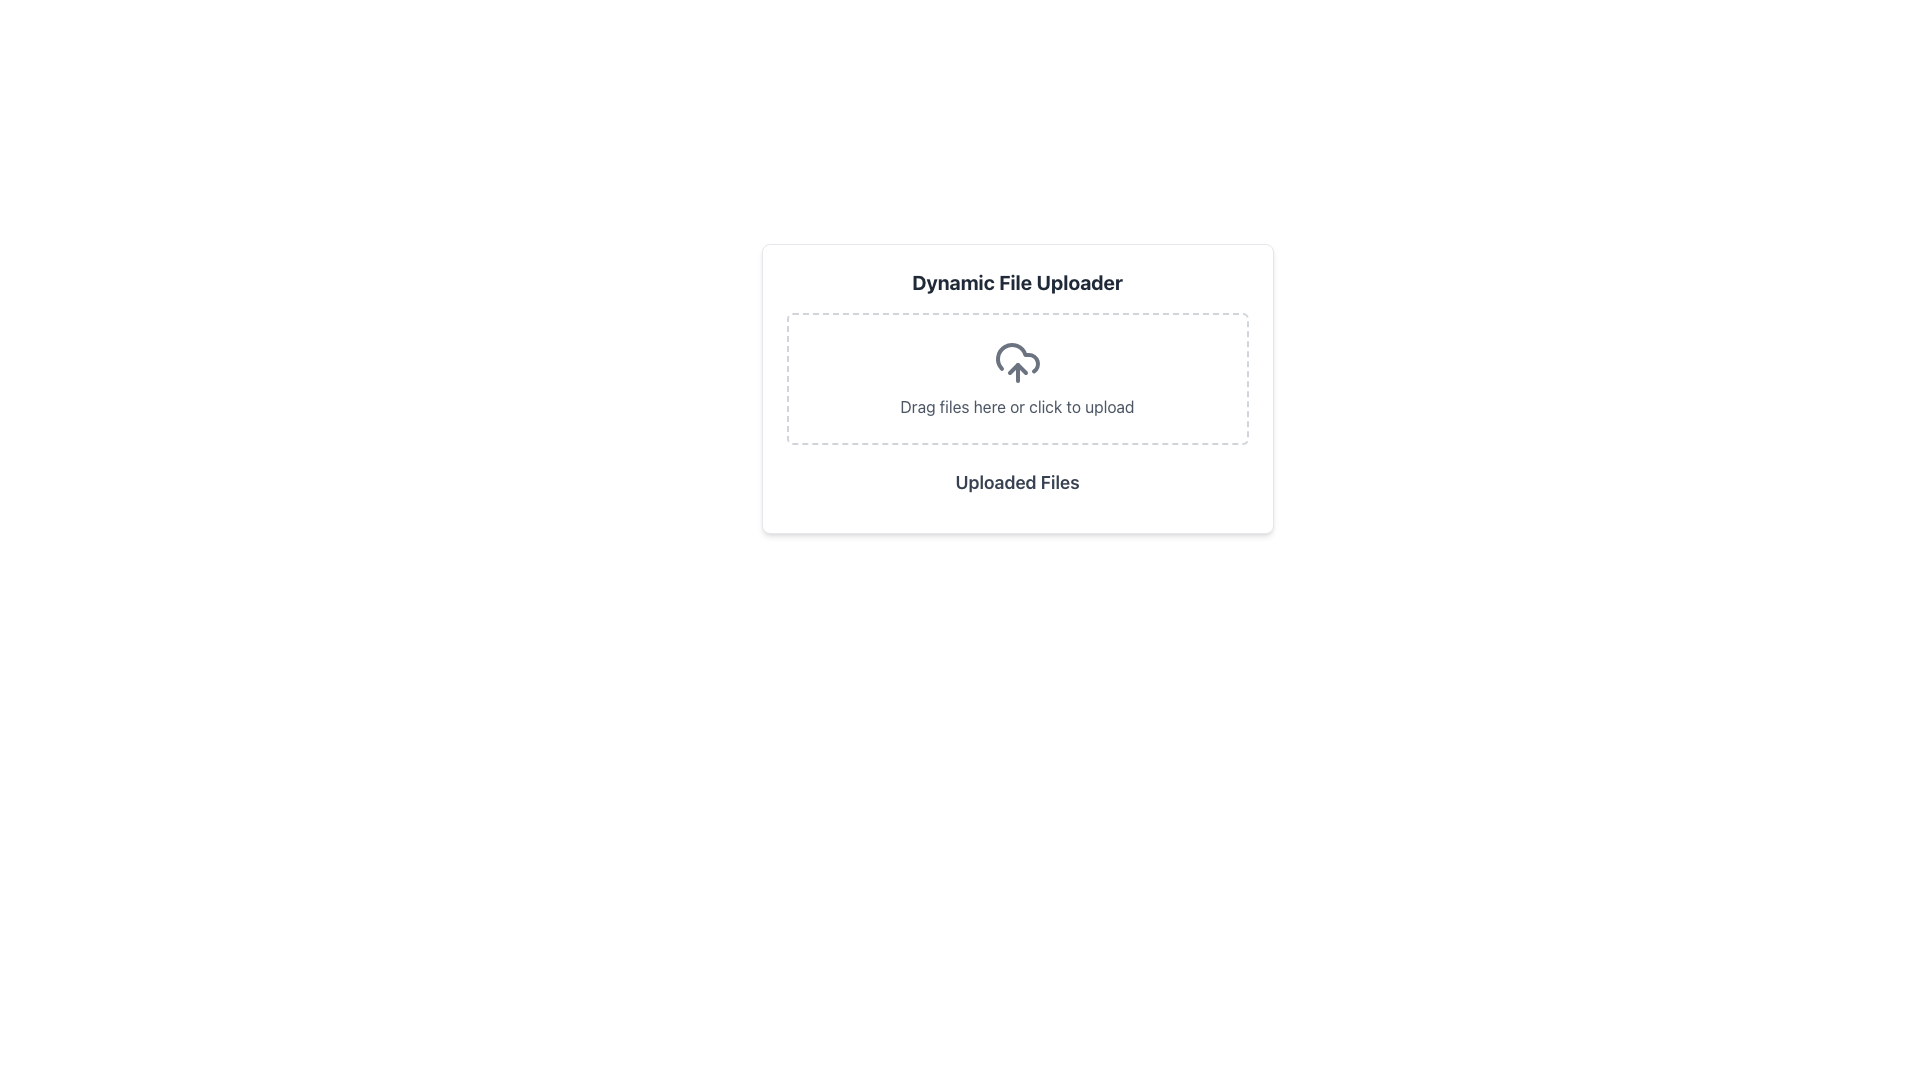 The width and height of the screenshot is (1920, 1080). What do you see at coordinates (1017, 378) in the screenshot?
I see `the File Upload Dropzone` at bounding box center [1017, 378].